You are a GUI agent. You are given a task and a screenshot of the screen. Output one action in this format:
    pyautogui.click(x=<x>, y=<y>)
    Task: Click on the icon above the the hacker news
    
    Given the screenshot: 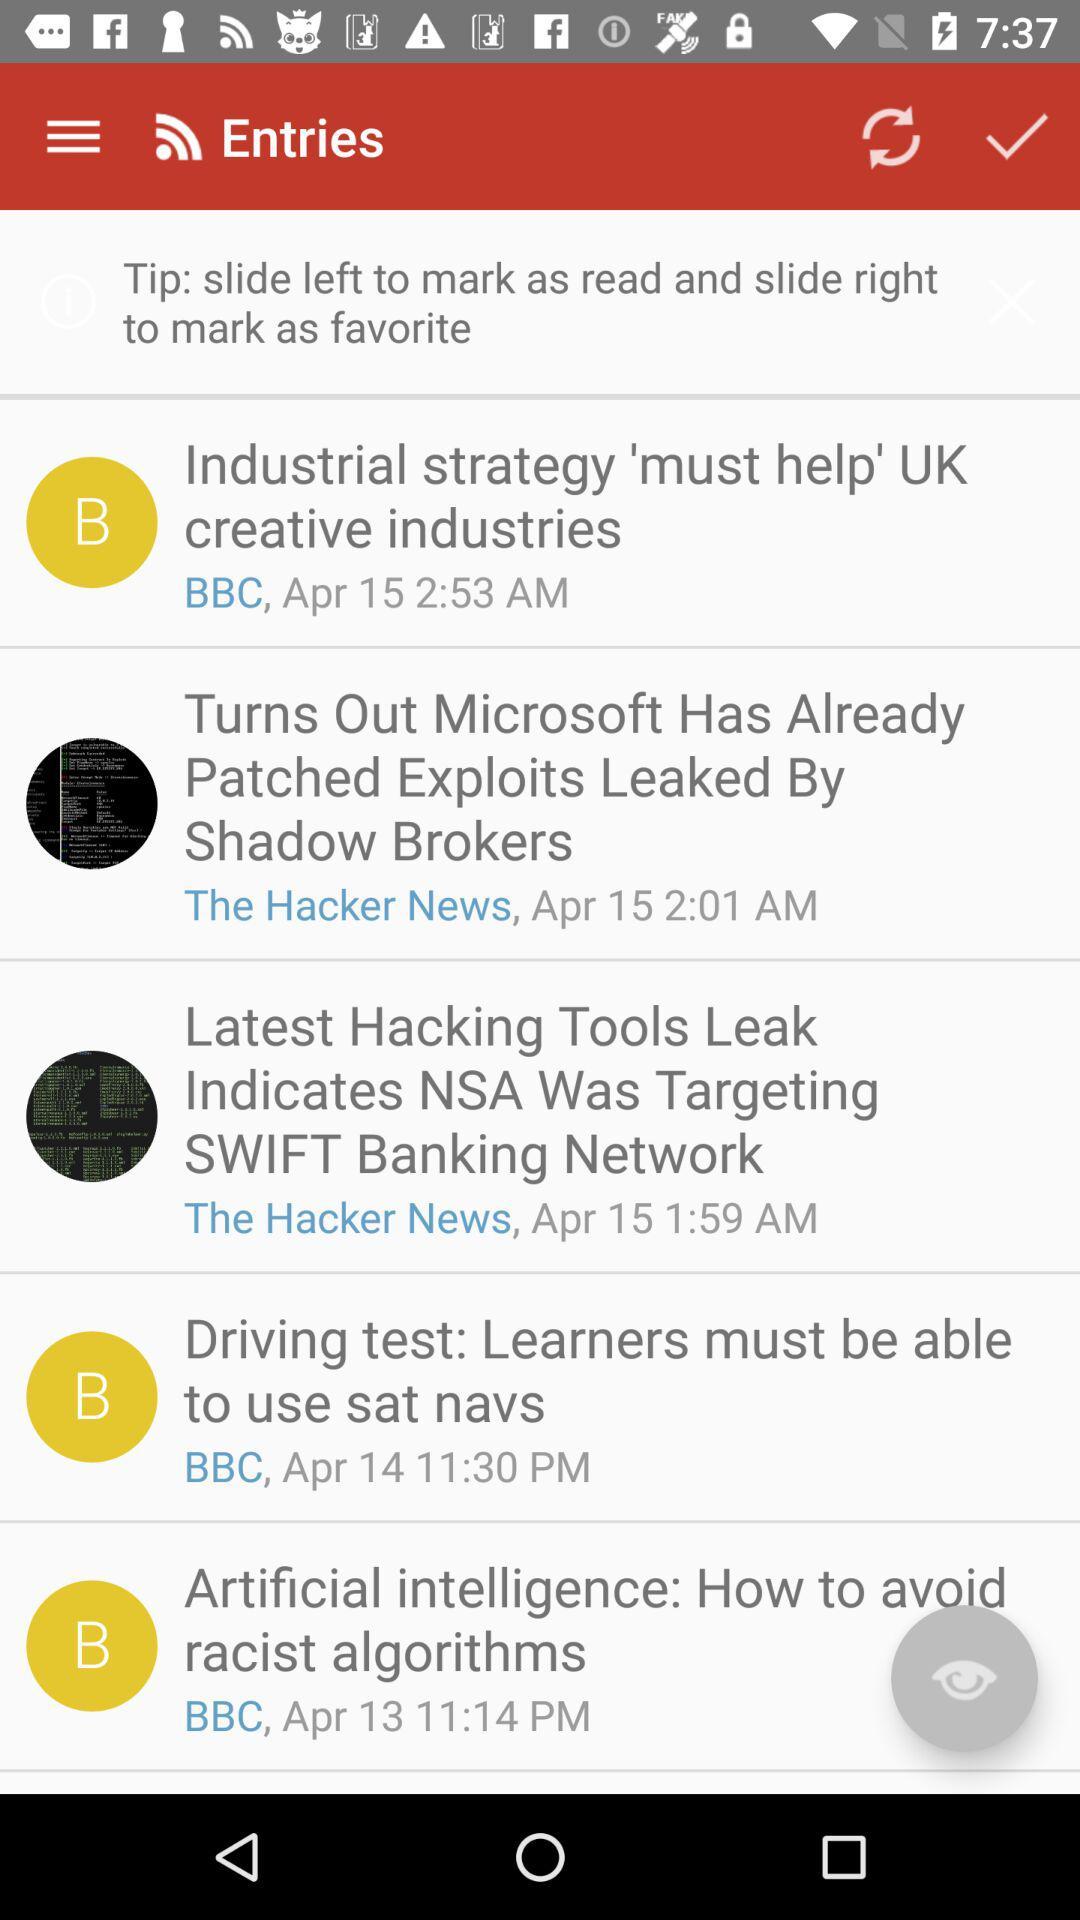 What is the action you would take?
    pyautogui.click(x=611, y=774)
    